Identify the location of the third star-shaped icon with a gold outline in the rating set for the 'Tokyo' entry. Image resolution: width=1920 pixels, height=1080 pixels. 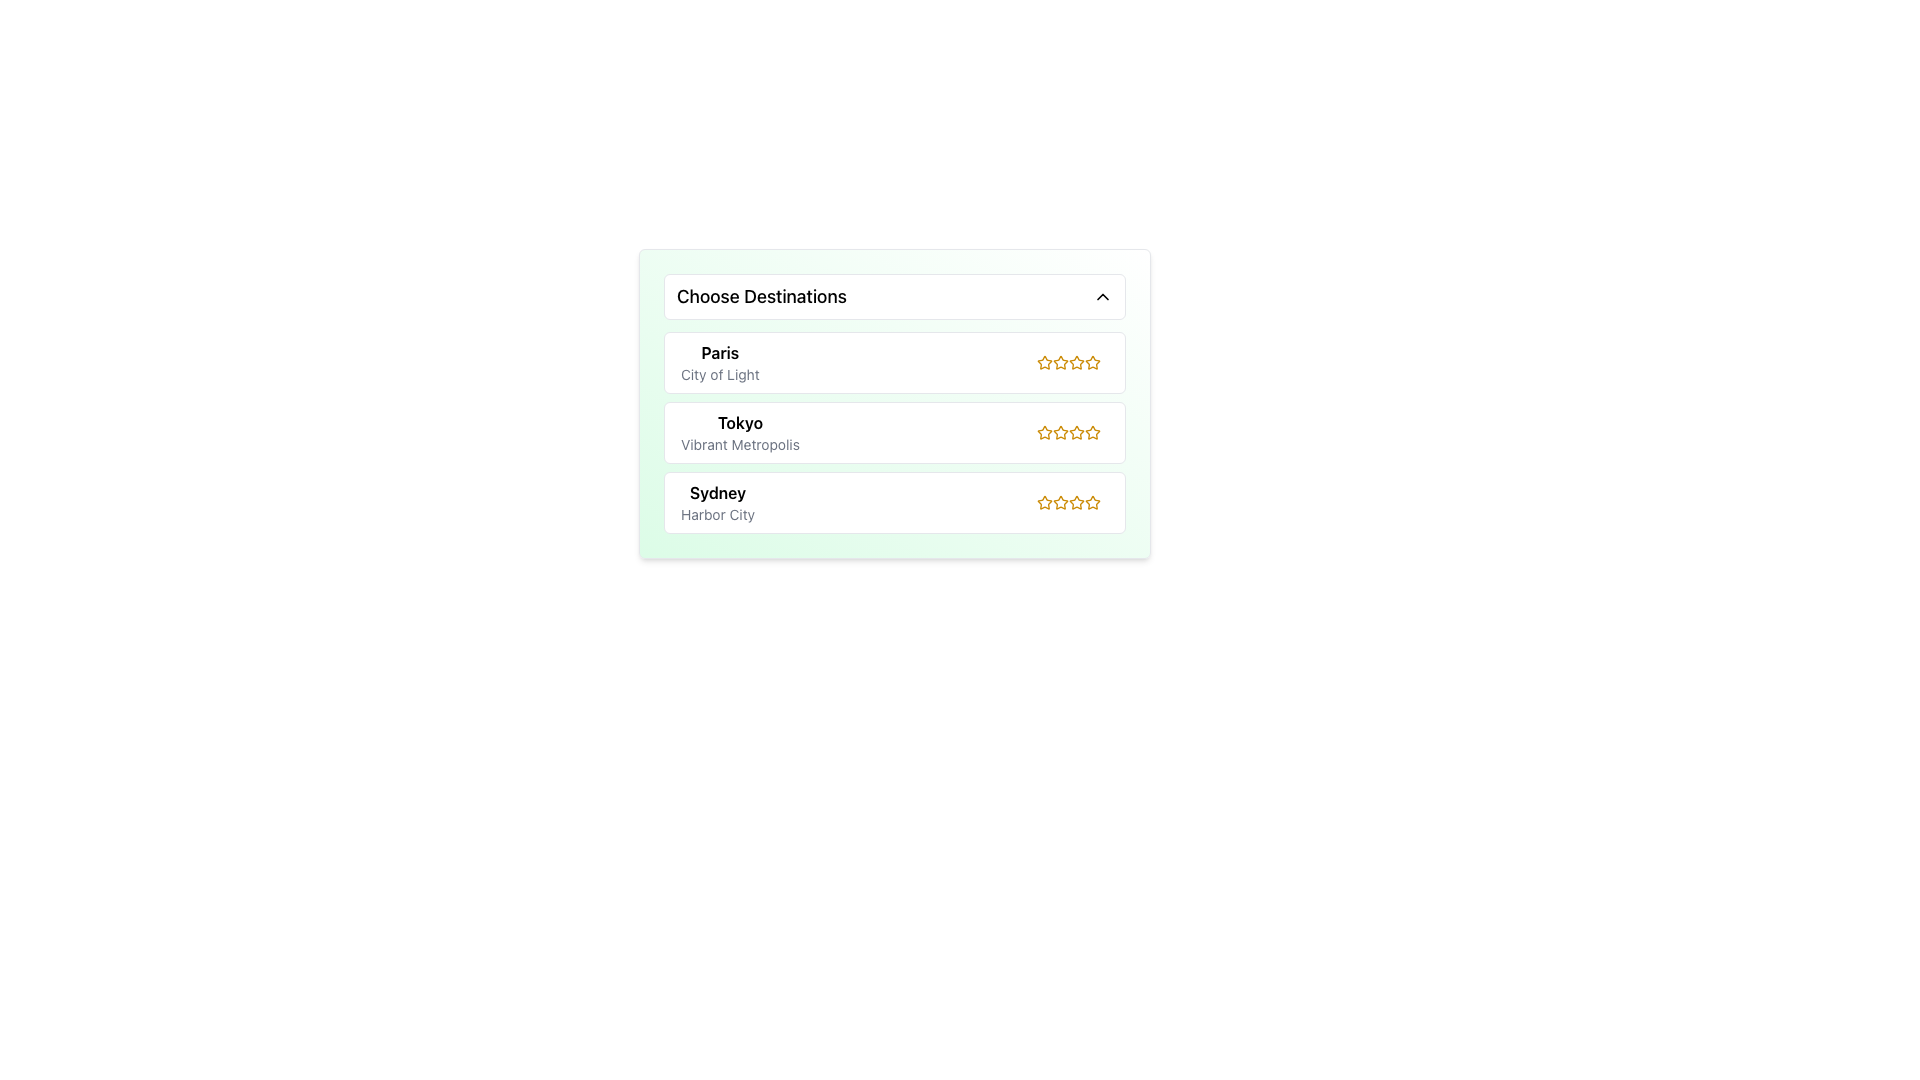
(1075, 431).